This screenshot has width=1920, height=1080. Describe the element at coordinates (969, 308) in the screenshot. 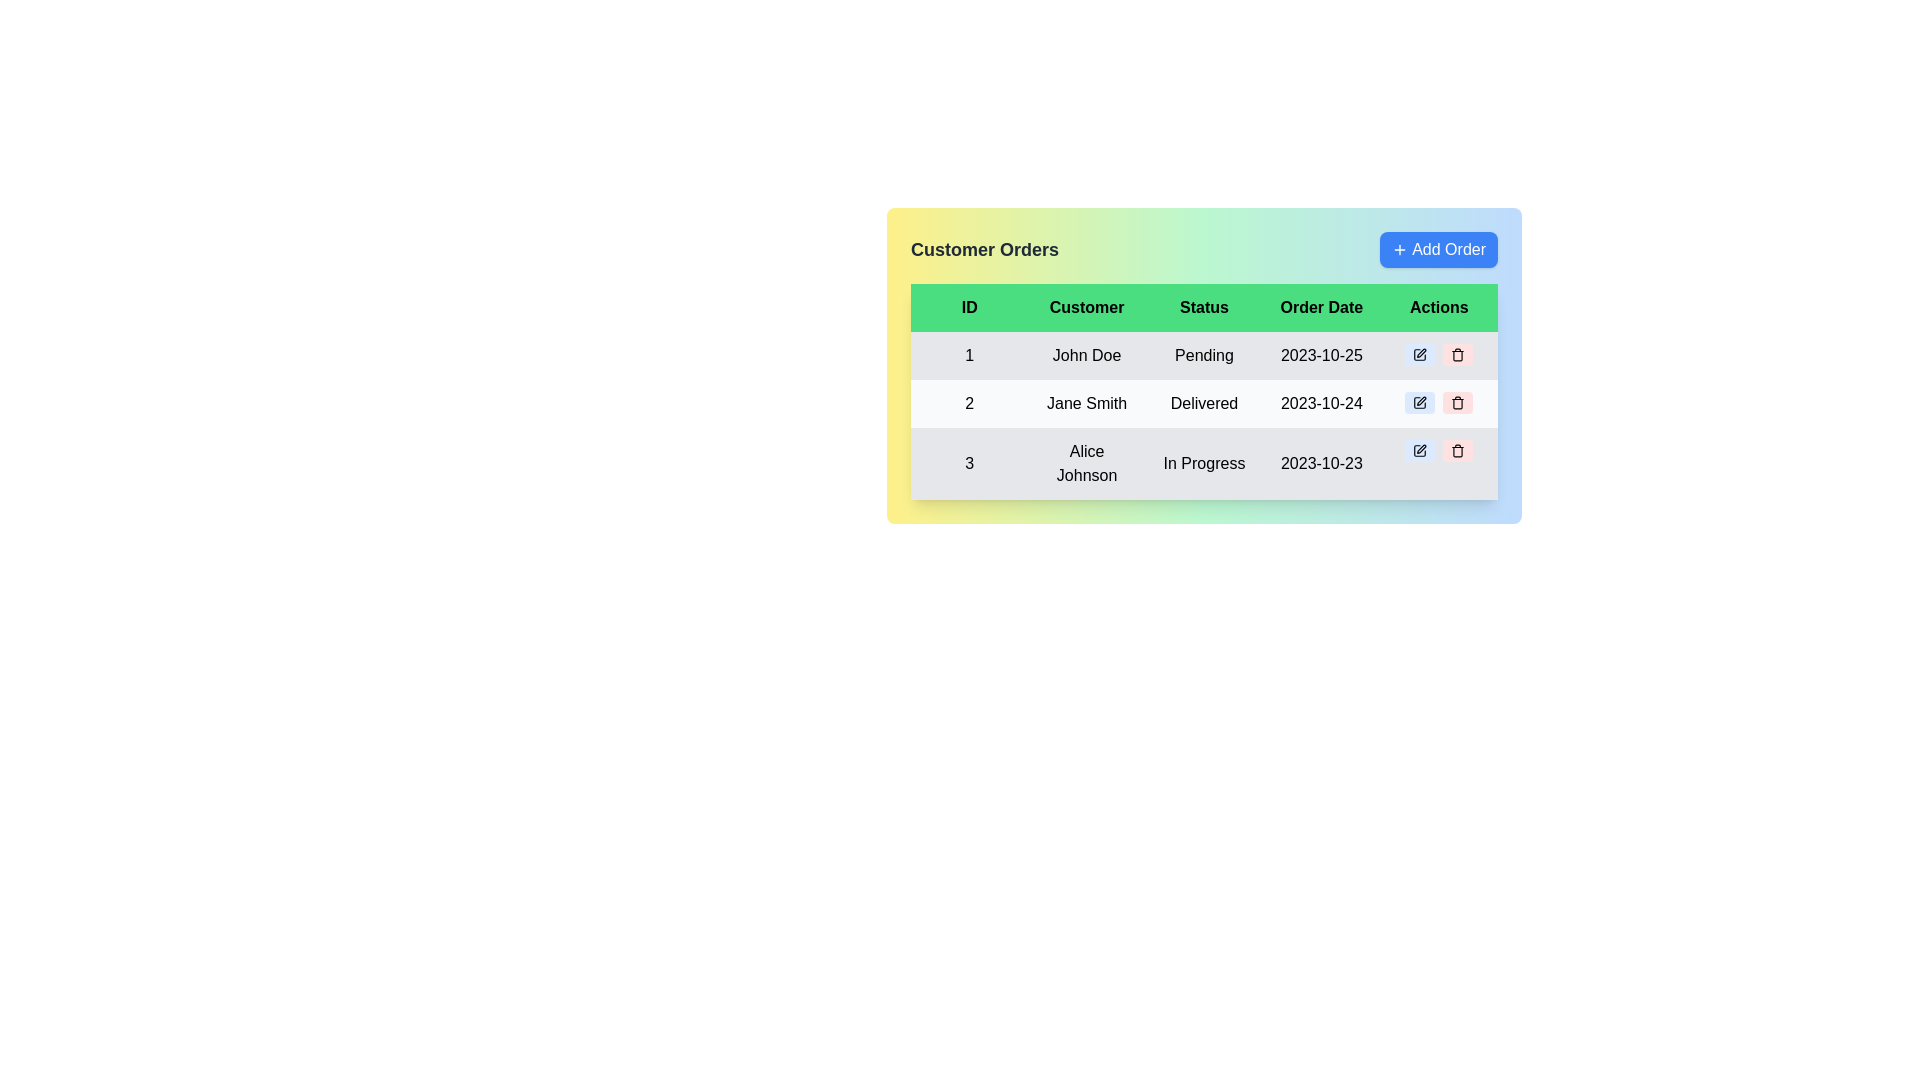

I see `the 'ID' table header, which is the first cell in the header row of the table` at that location.